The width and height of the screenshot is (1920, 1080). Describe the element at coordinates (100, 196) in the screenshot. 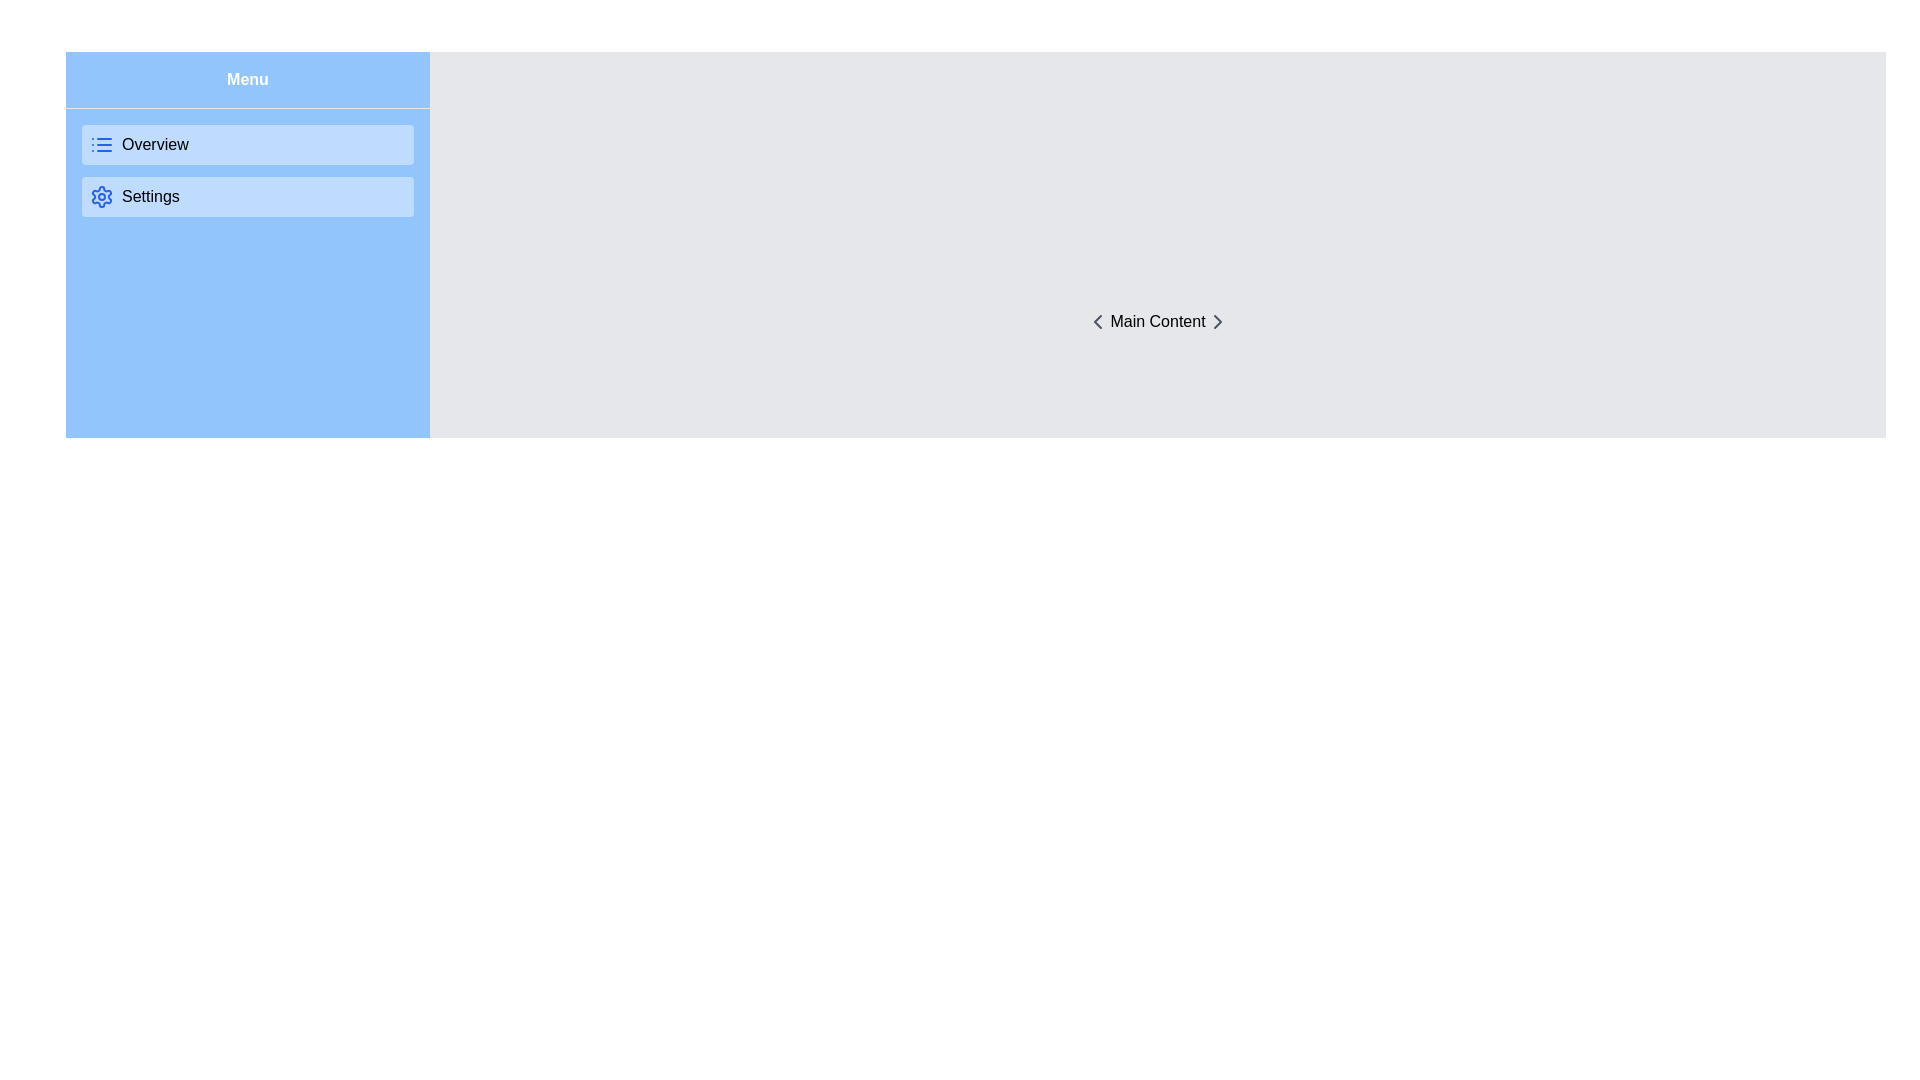

I see `the 'Settings' SVG Icon located in the left sidebar menu, which is positioned before the text 'Settings' within the button` at that location.